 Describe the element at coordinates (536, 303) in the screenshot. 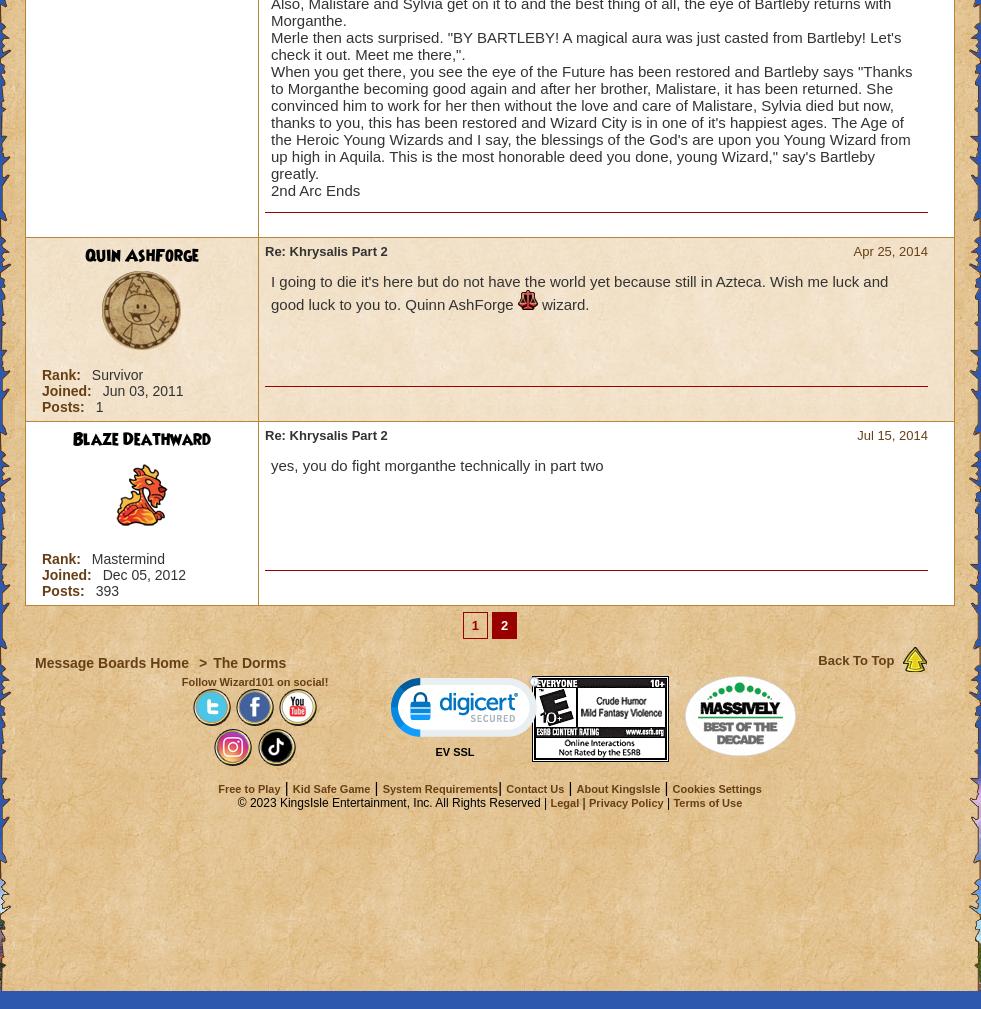

I see `'wizard.'` at that location.